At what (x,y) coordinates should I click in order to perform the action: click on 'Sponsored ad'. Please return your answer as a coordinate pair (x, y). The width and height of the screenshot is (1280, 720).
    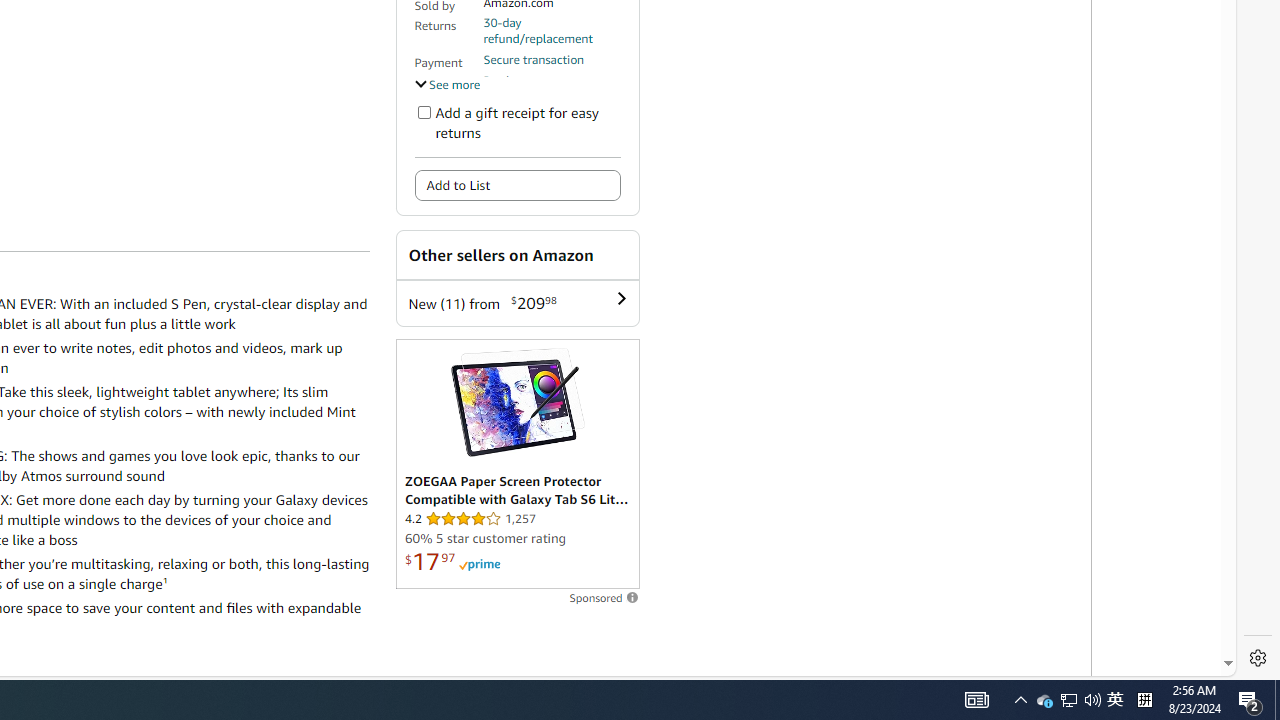
    Looking at the image, I should click on (517, 464).